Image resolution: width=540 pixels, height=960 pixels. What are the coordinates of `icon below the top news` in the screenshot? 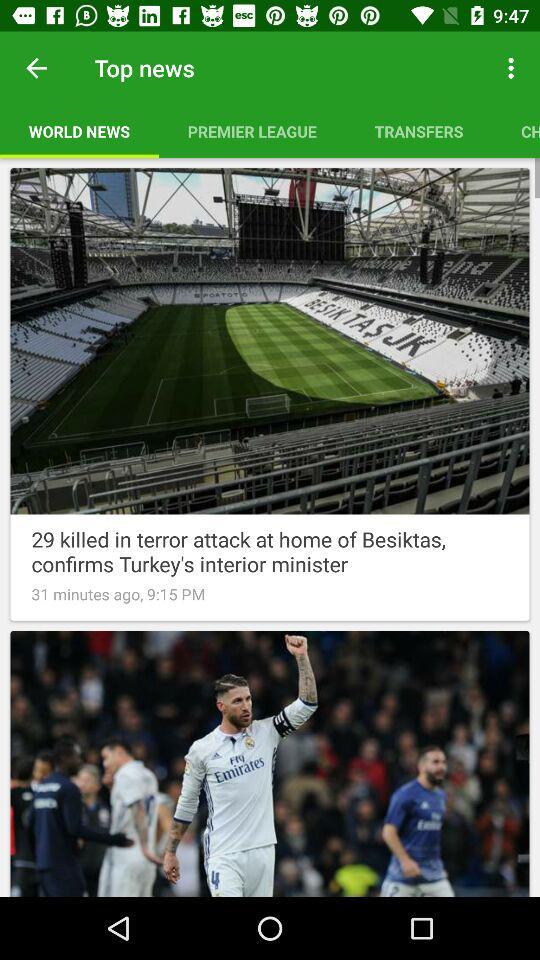 It's located at (252, 130).